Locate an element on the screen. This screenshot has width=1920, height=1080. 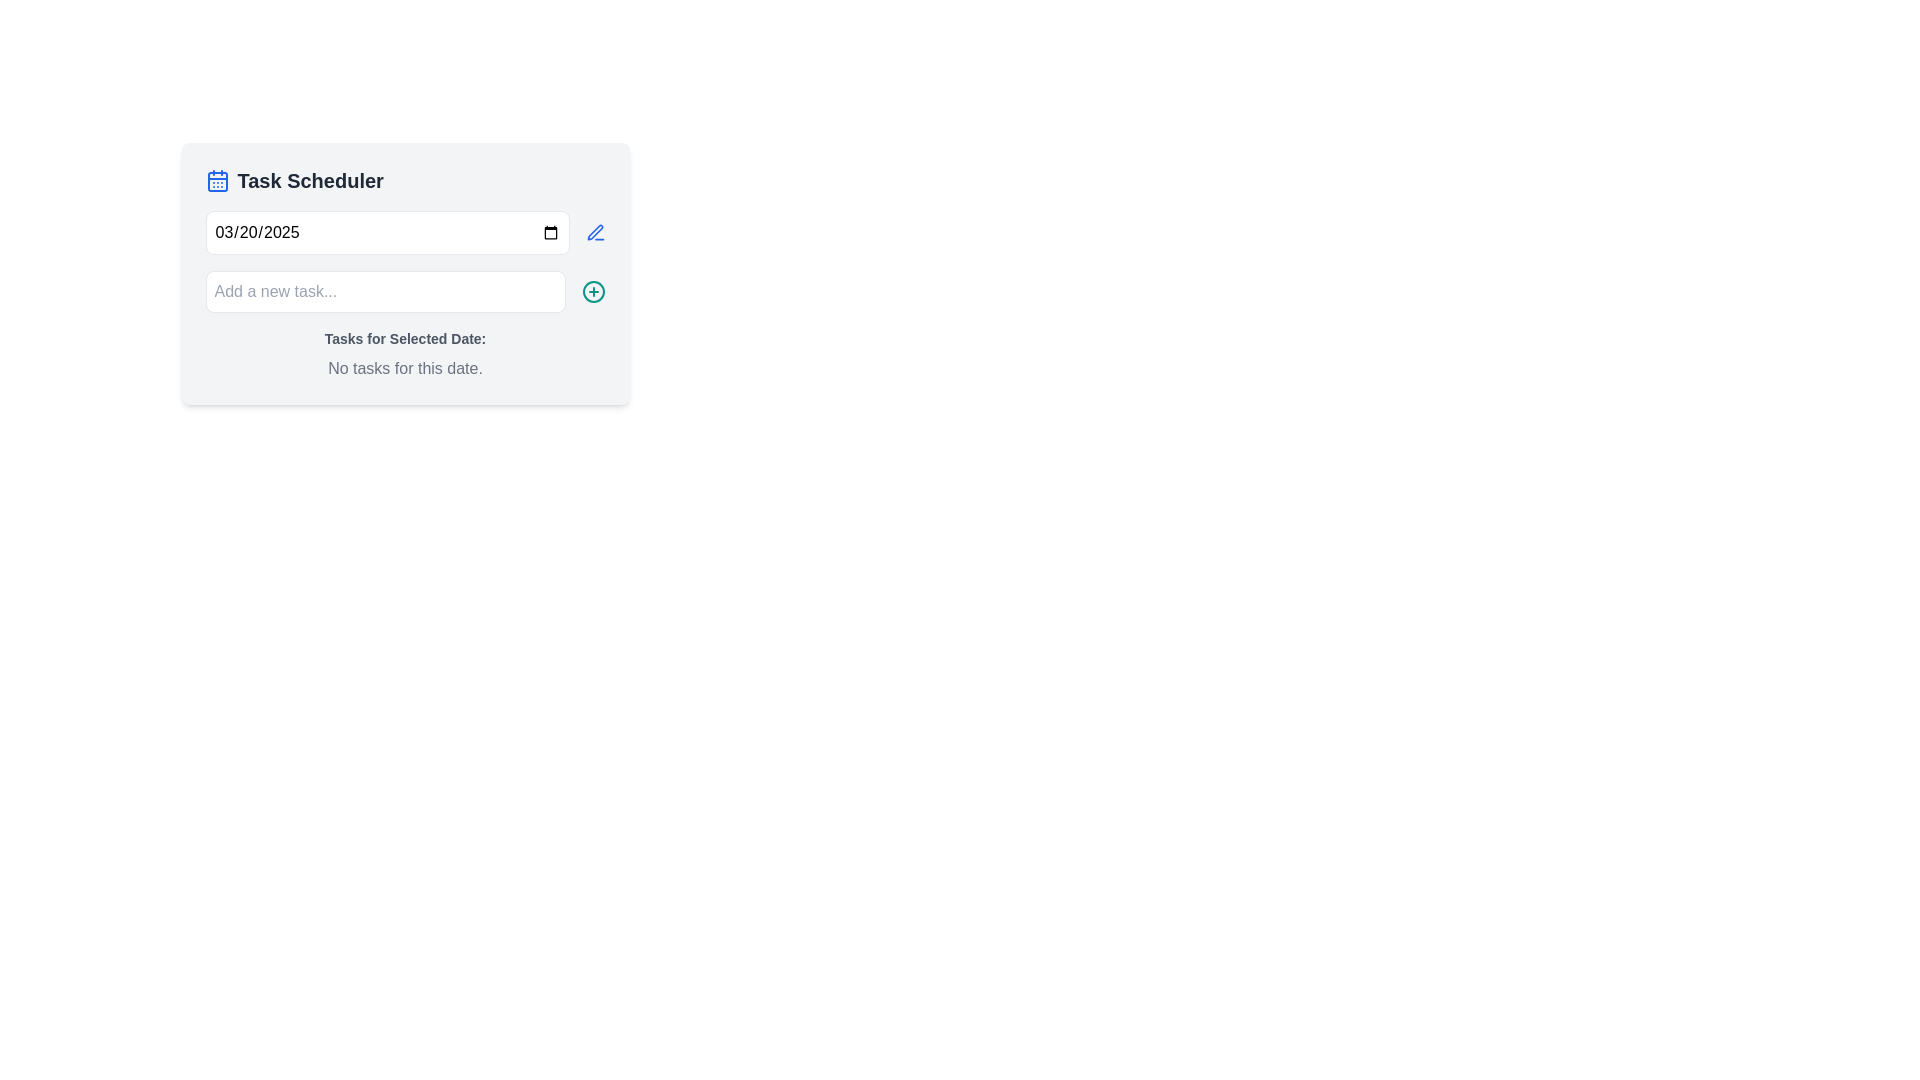
the icon-based interactive button located to the right of the 'Add a new task...' input field is located at coordinates (592, 292).